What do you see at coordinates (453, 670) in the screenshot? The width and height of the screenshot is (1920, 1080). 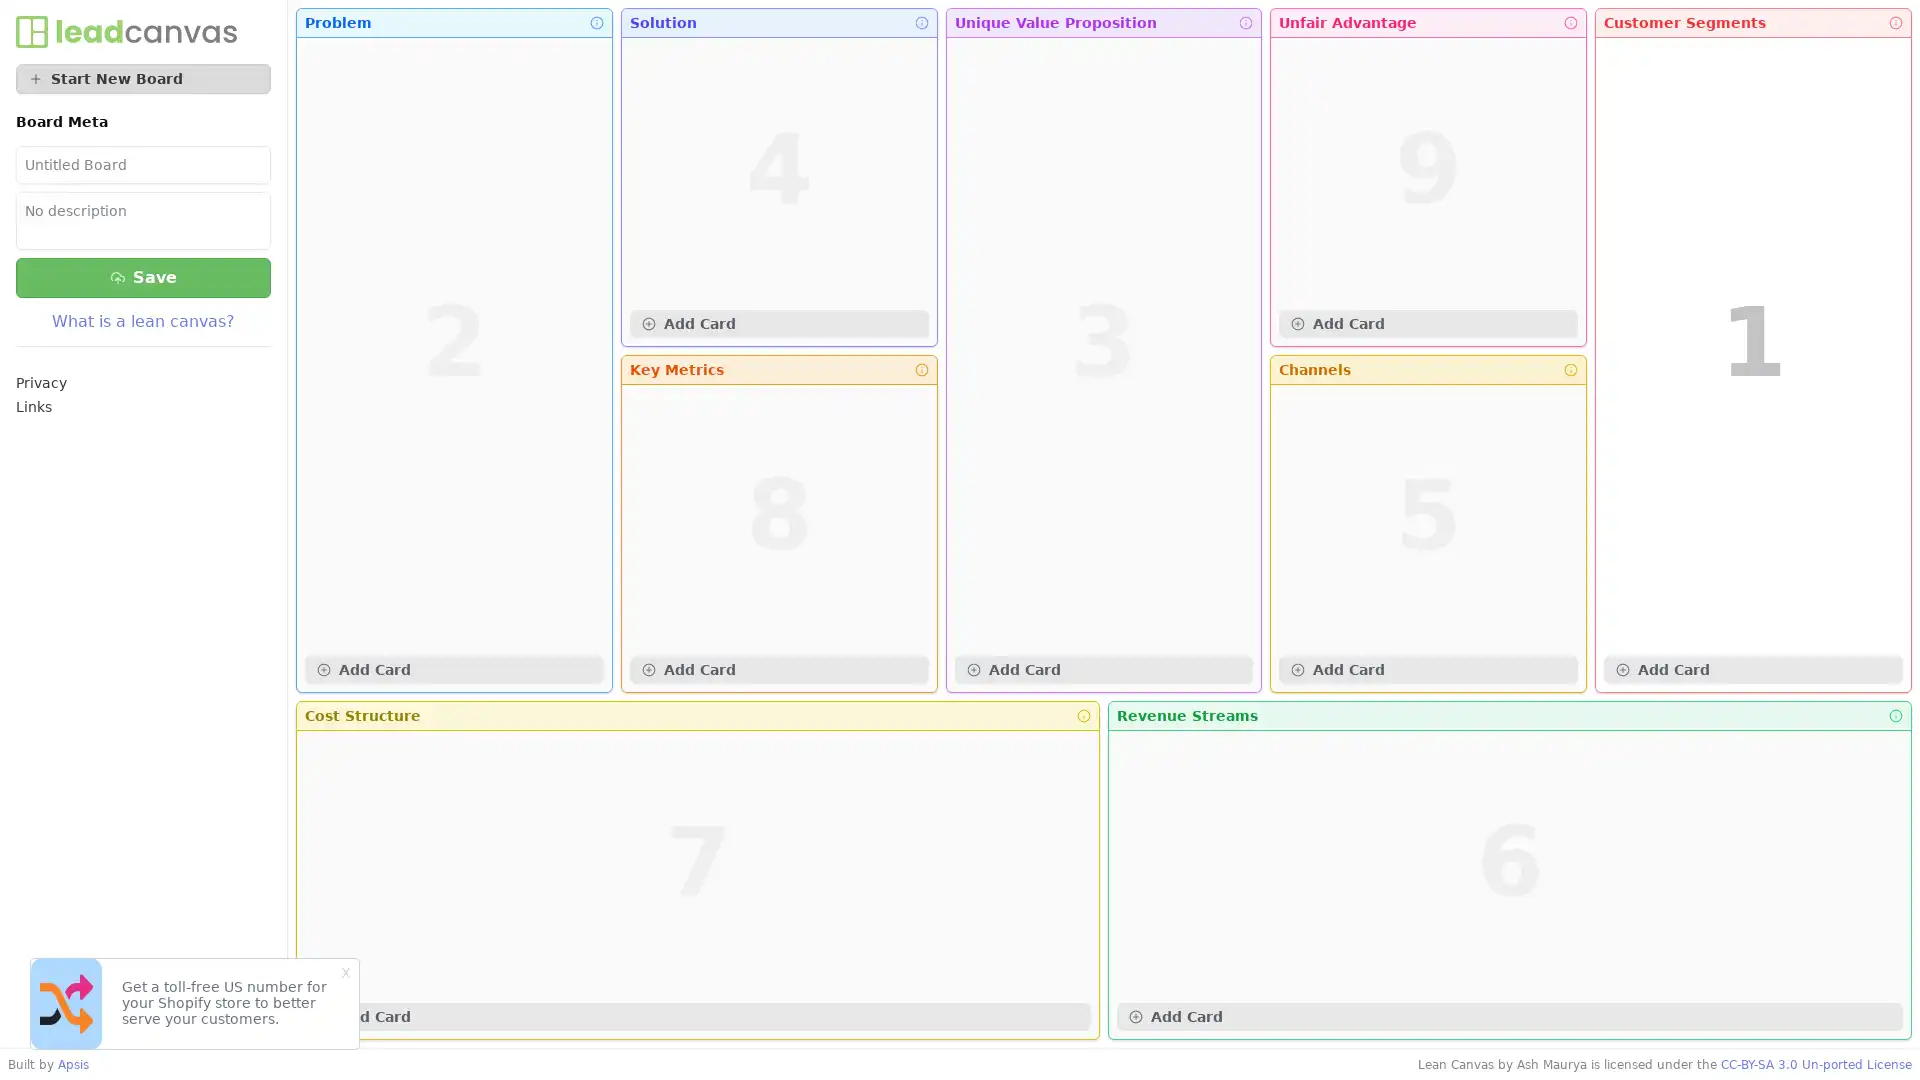 I see `Add Card` at bounding box center [453, 670].